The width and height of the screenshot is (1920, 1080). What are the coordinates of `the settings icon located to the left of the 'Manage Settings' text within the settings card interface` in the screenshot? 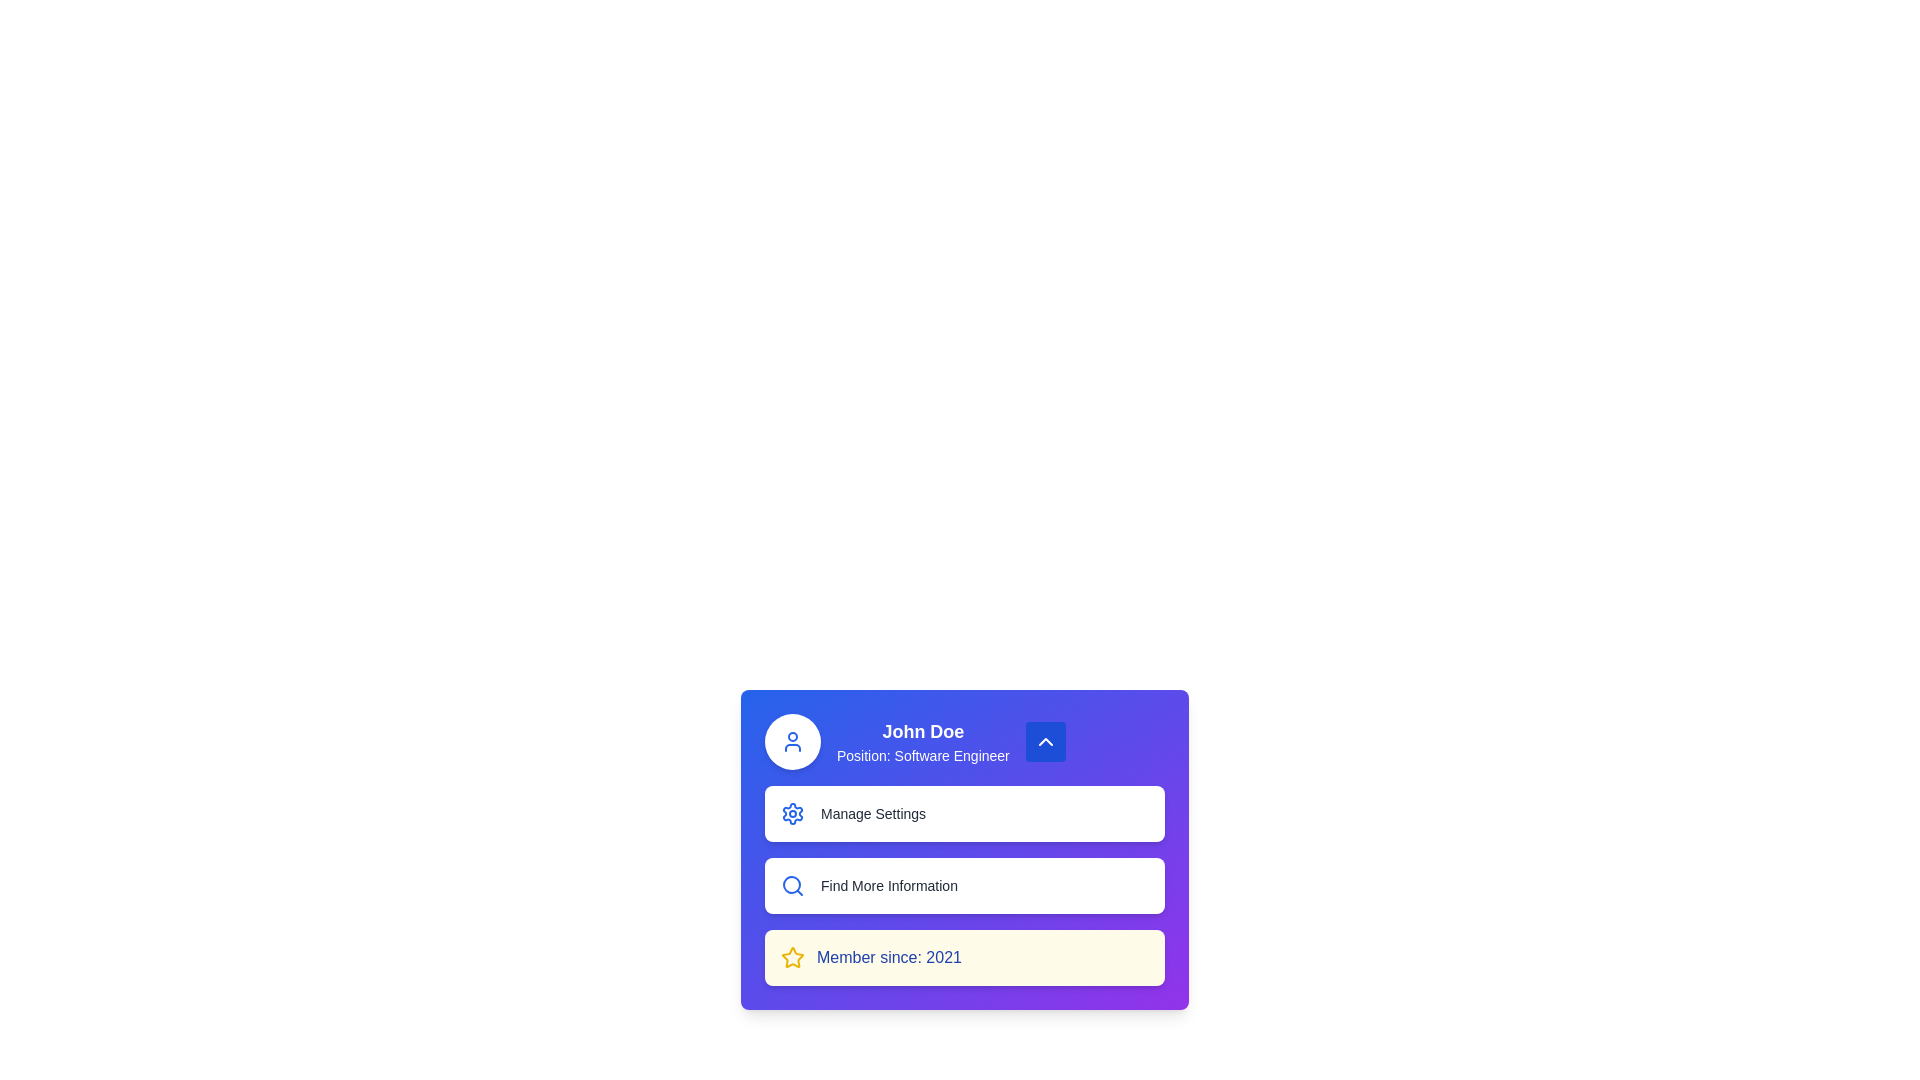 It's located at (791, 813).